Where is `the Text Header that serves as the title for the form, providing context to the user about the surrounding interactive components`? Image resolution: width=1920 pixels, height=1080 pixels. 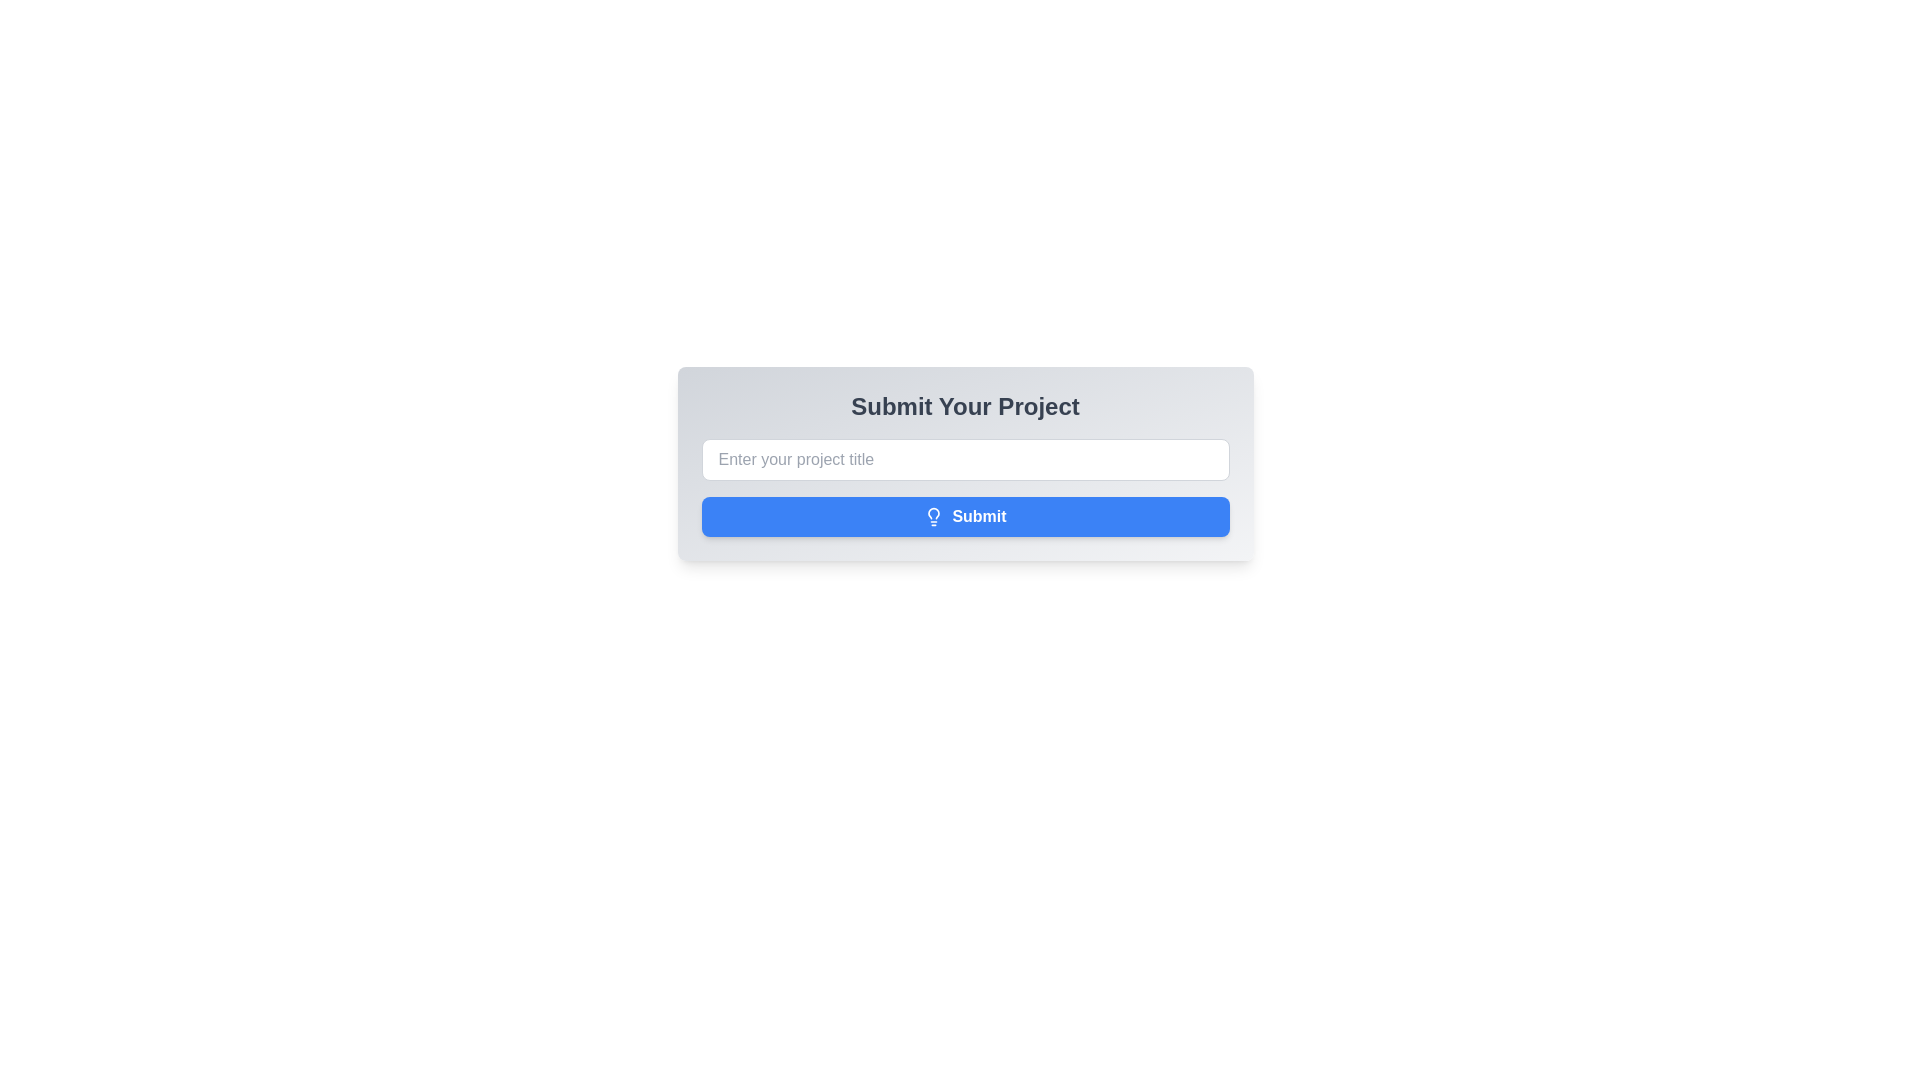
the Text Header that serves as the title for the form, providing context to the user about the surrounding interactive components is located at coordinates (965, 406).